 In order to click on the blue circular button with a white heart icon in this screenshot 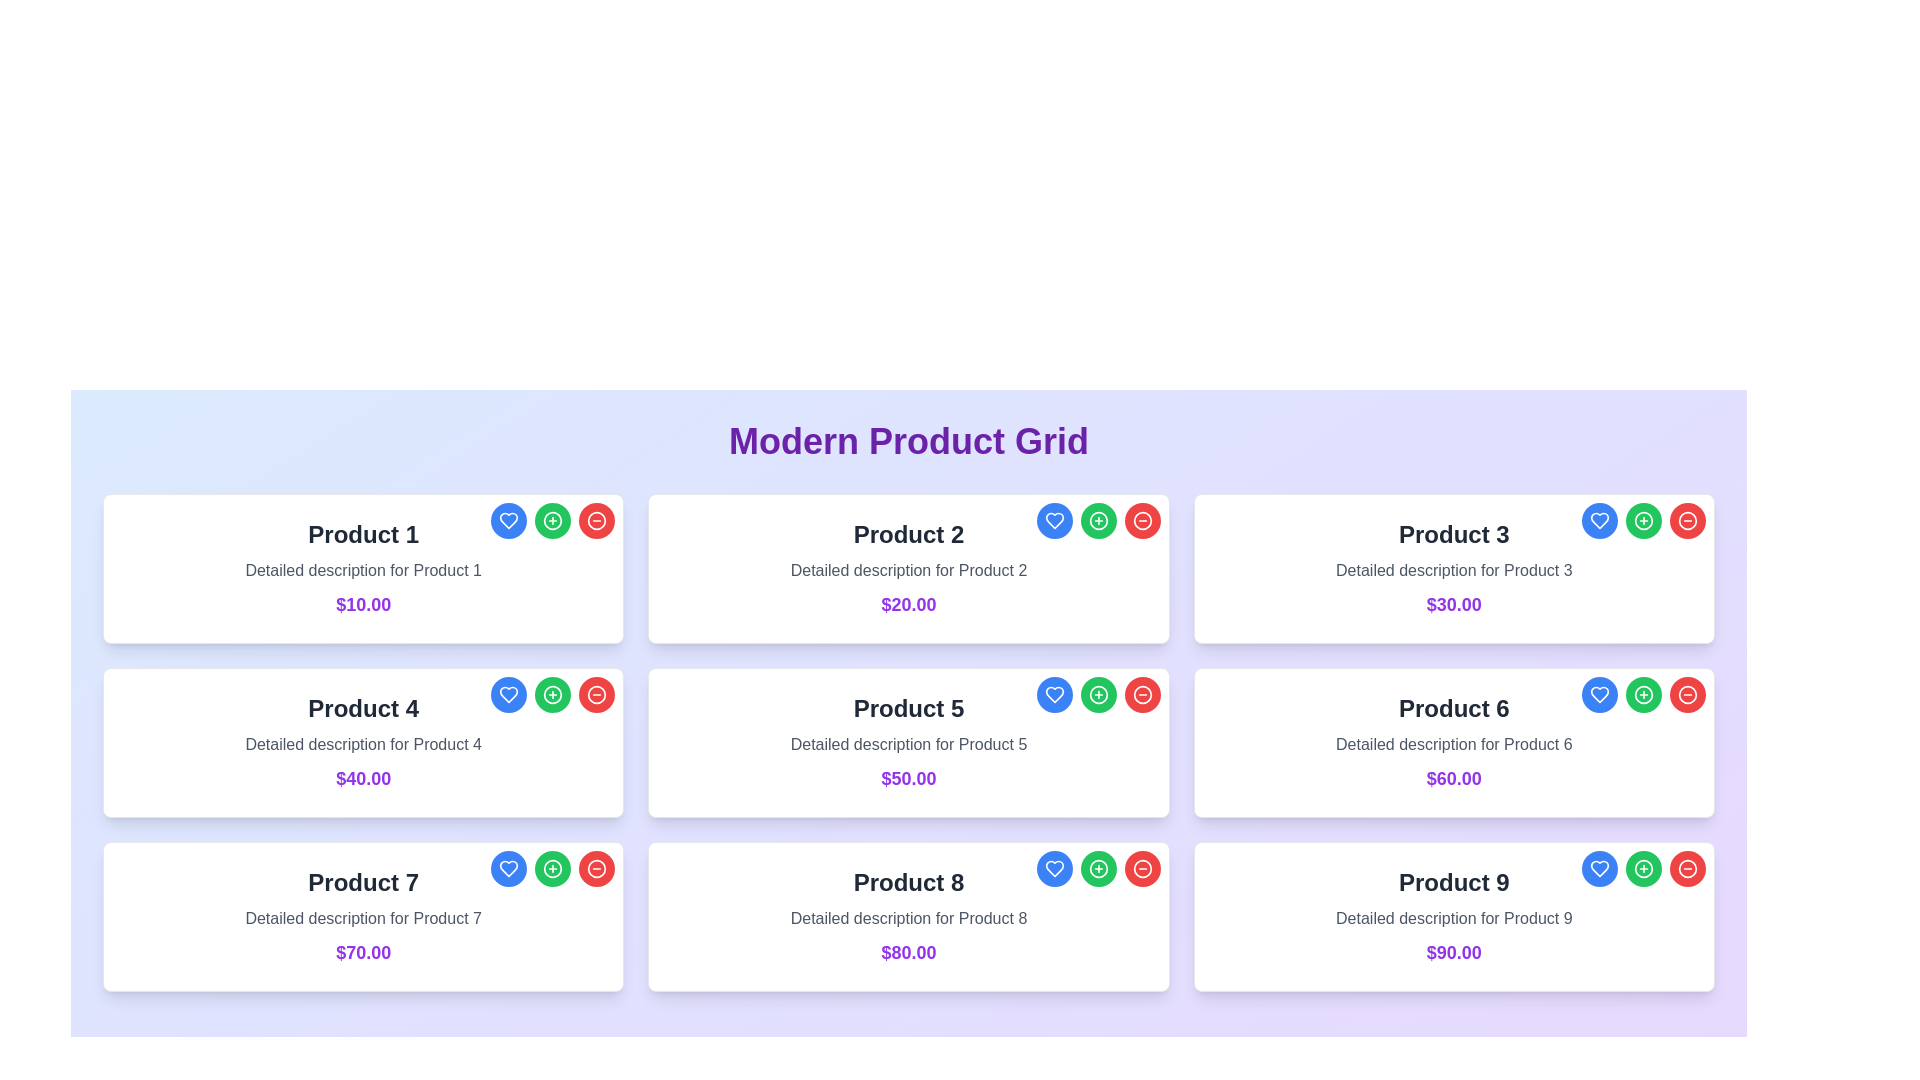, I will do `click(1597, 693)`.